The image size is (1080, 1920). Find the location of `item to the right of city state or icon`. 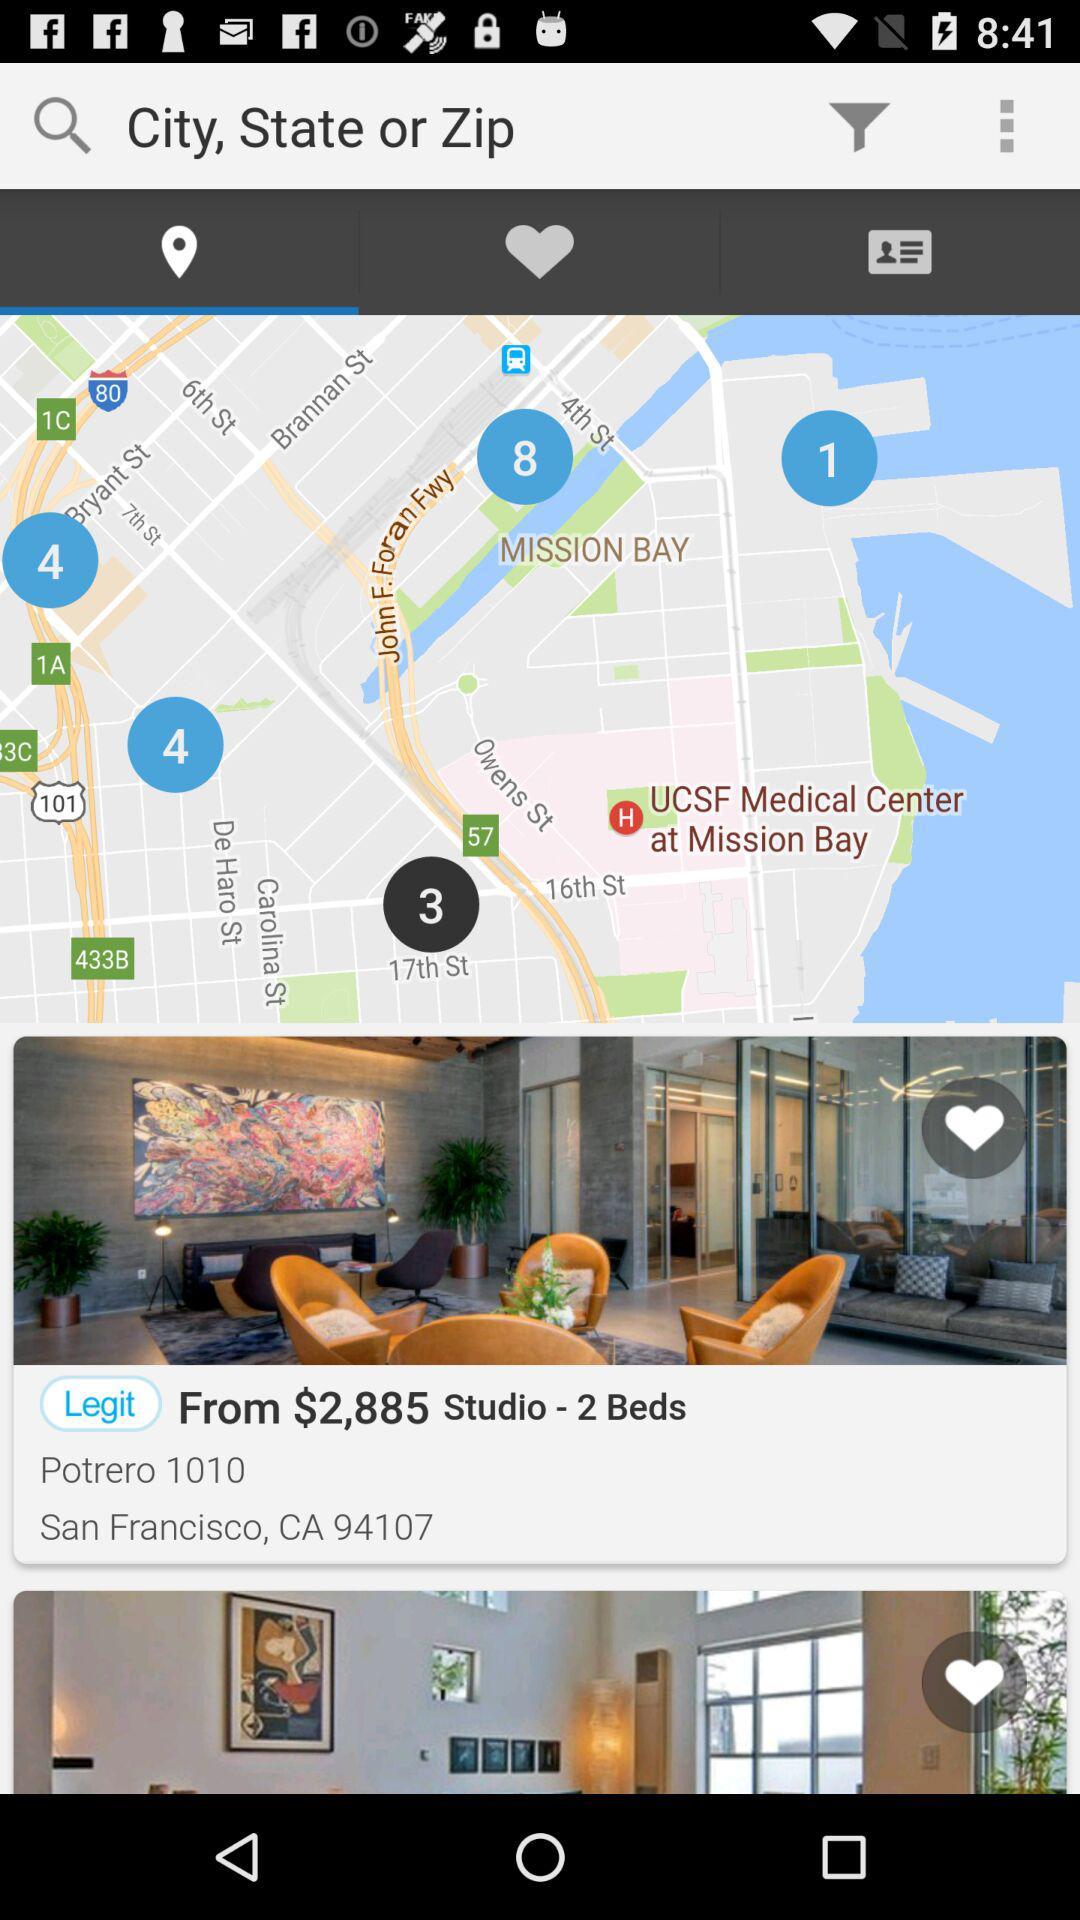

item to the right of city state or icon is located at coordinates (858, 124).